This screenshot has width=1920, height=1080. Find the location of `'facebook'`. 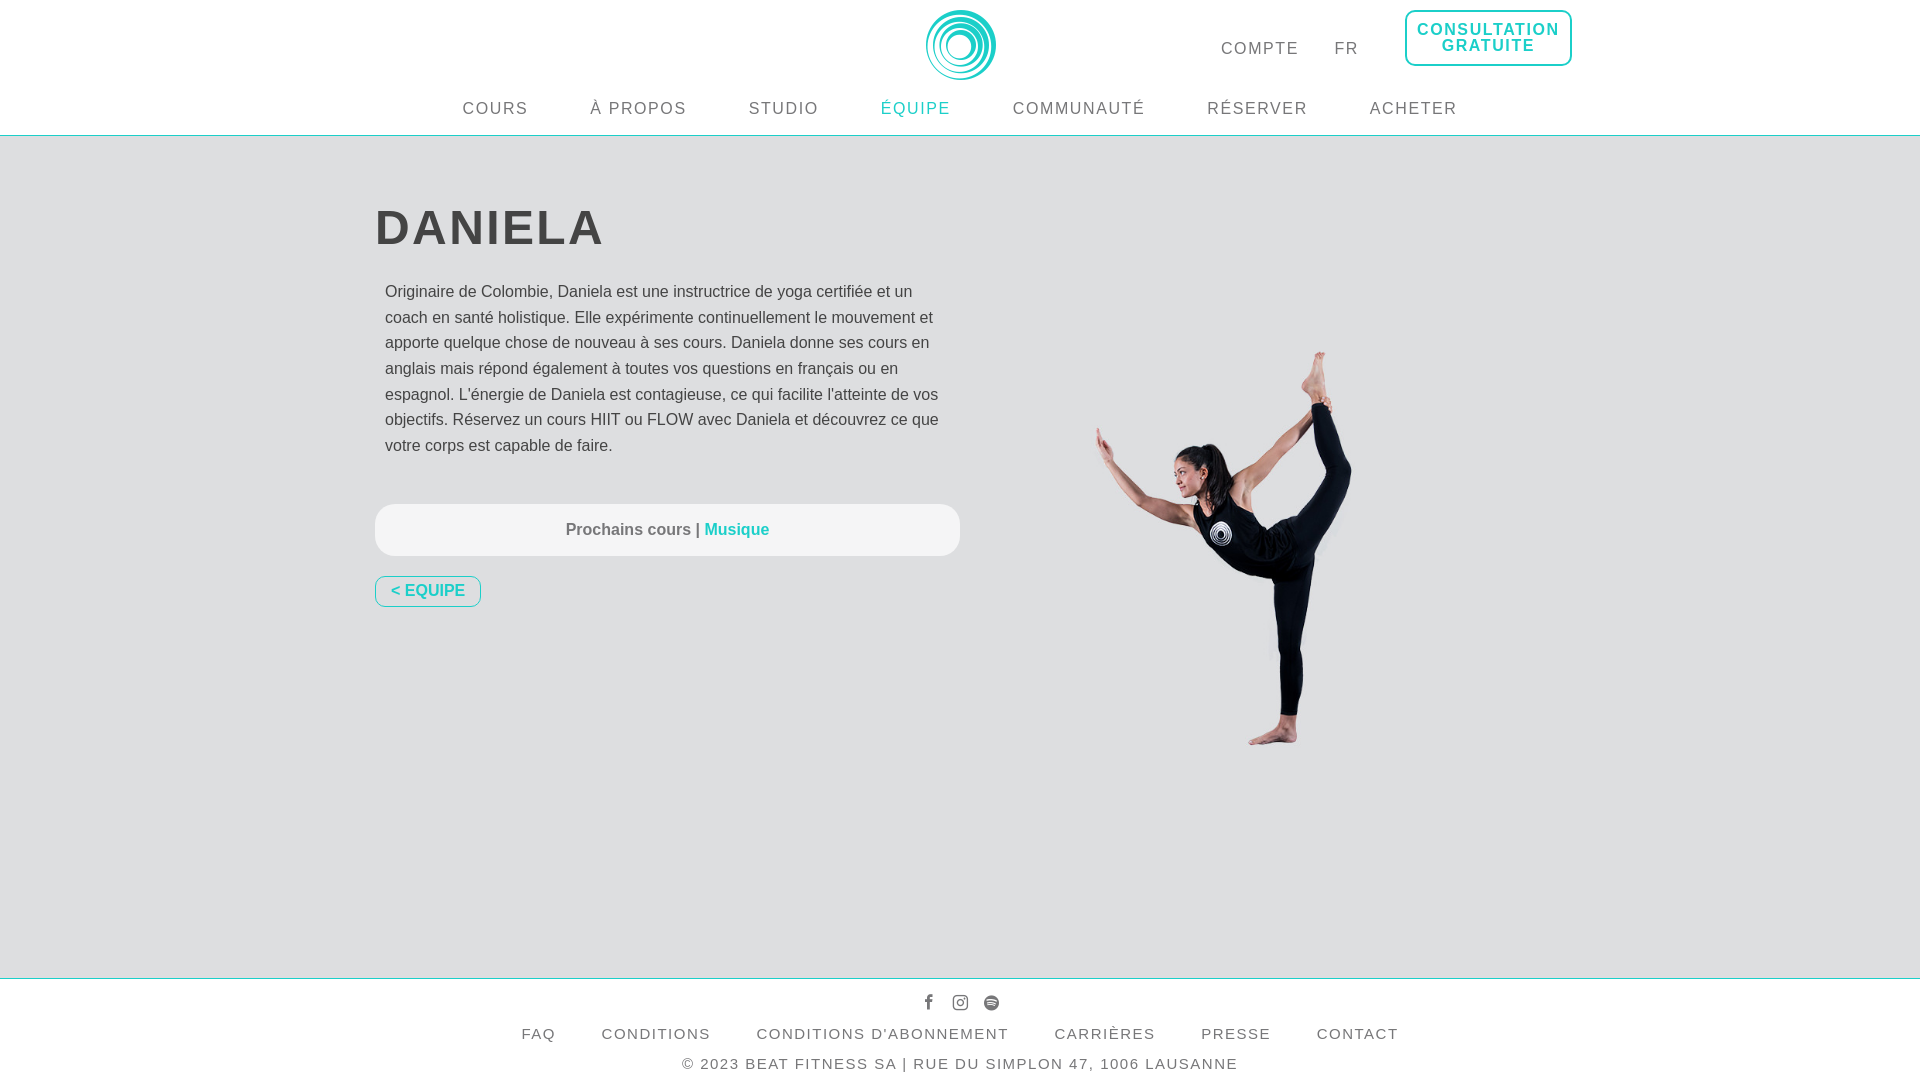

'facebook' is located at coordinates (920, 1003).